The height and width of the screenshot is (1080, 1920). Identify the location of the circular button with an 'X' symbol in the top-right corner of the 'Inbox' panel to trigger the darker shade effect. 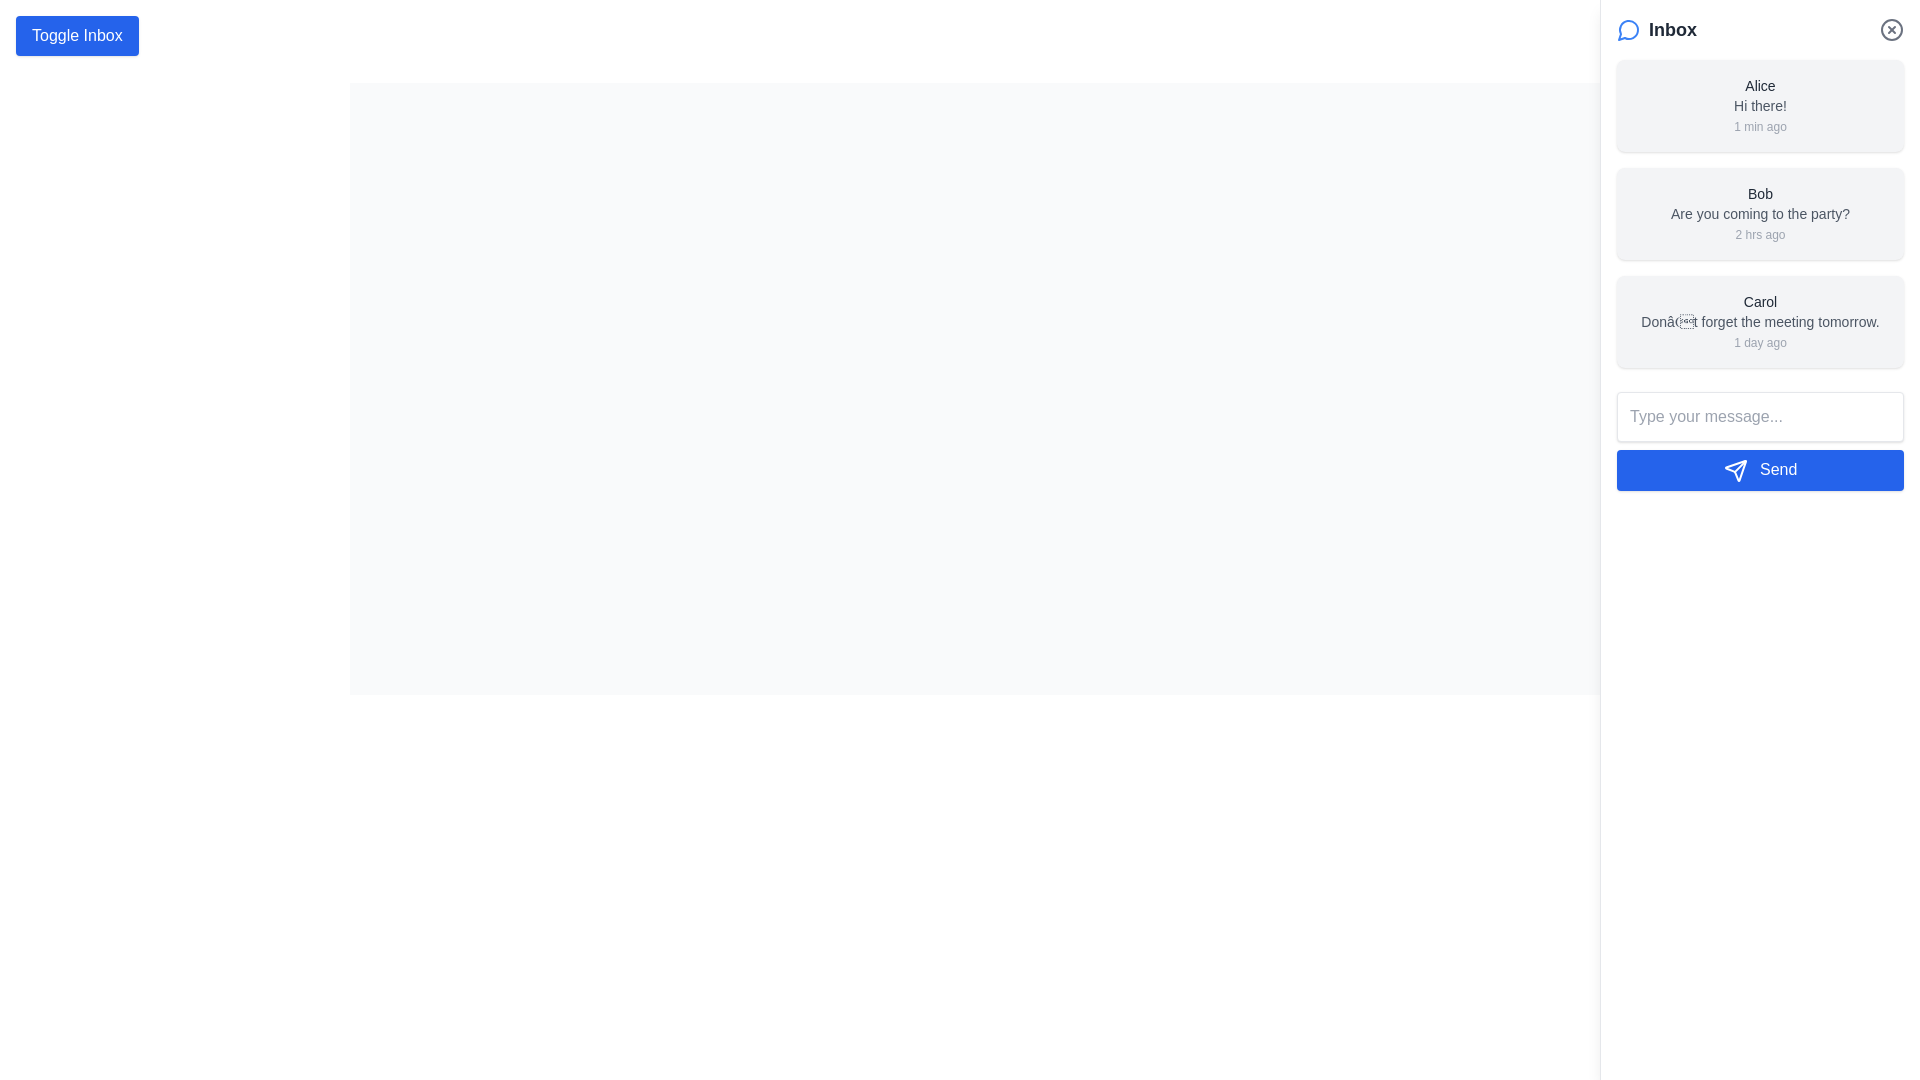
(1890, 30).